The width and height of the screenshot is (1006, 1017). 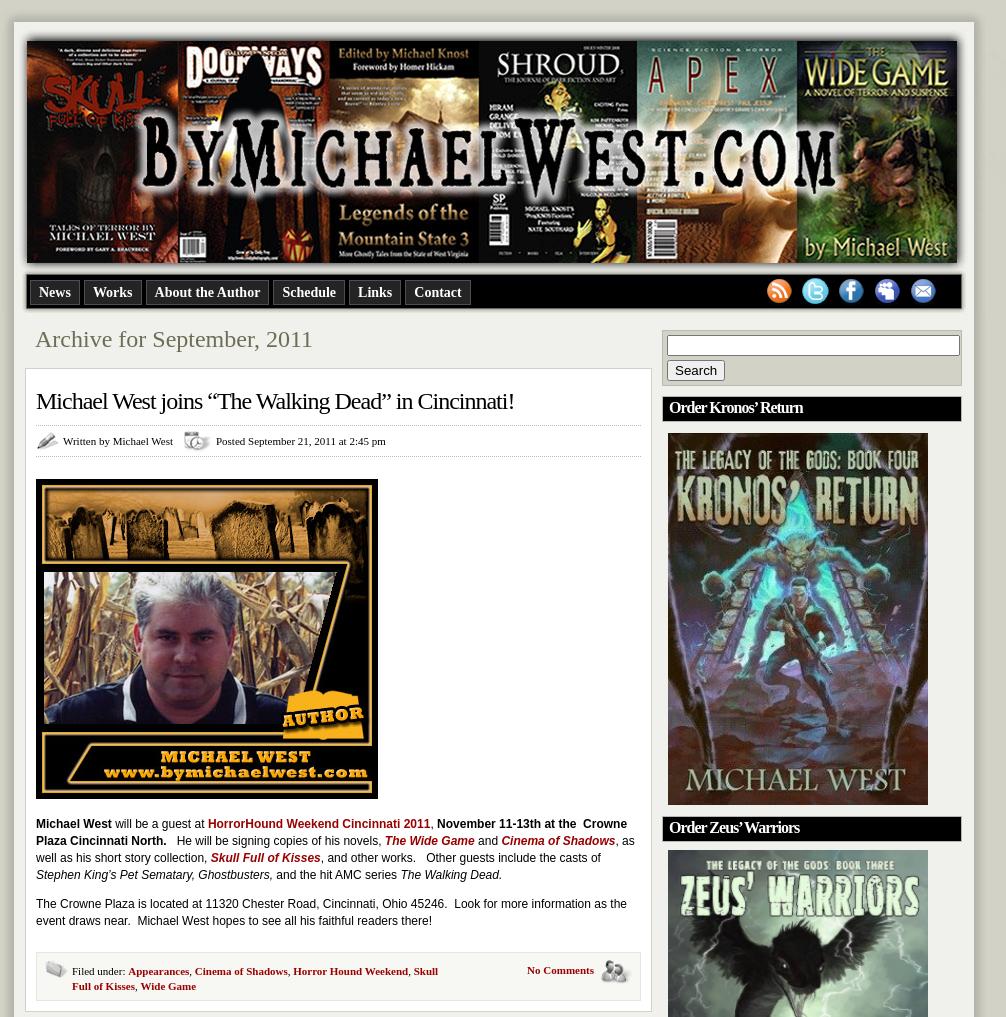 I want to click on 'Order Zeus’ Warriors', so click(x=733, y=825).